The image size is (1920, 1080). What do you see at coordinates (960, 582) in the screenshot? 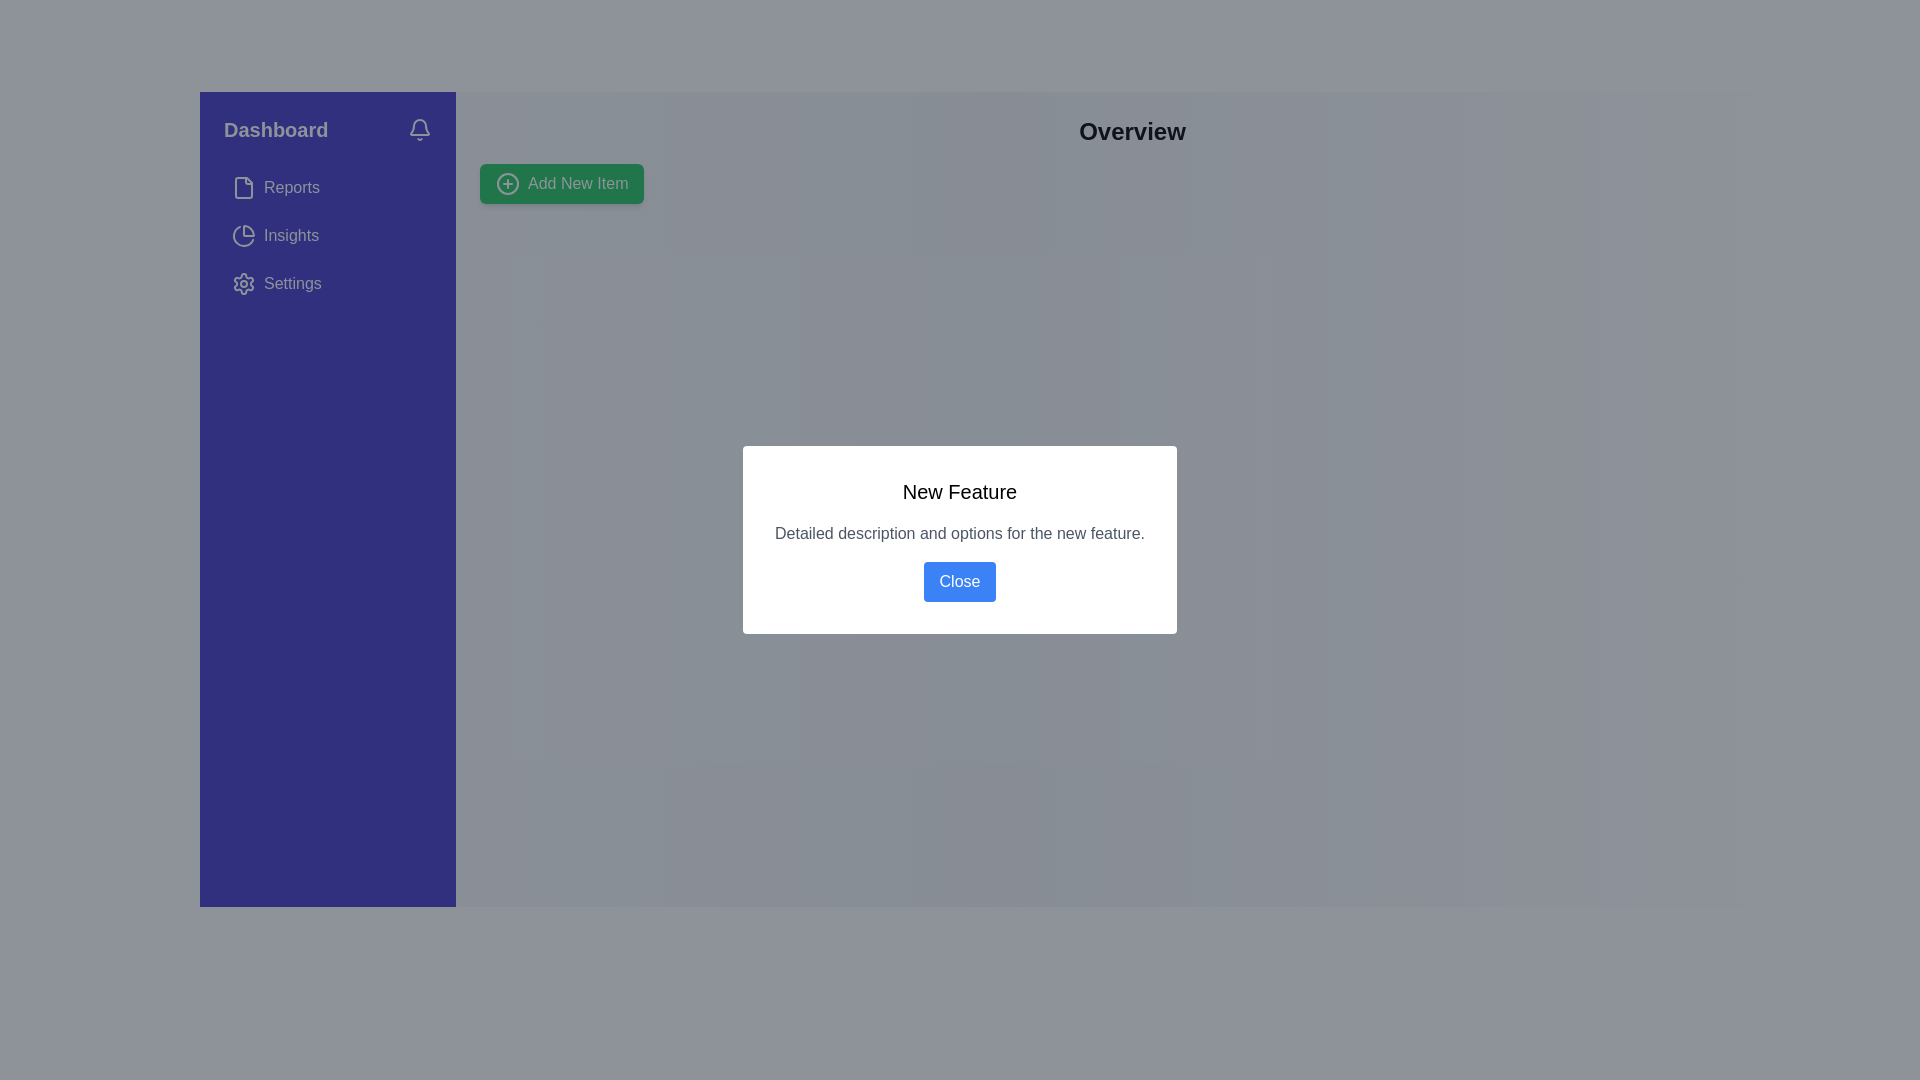
I see `the 'Close' button with a blue background and white text to observe the color change effect` at bounding box center [960, 582].